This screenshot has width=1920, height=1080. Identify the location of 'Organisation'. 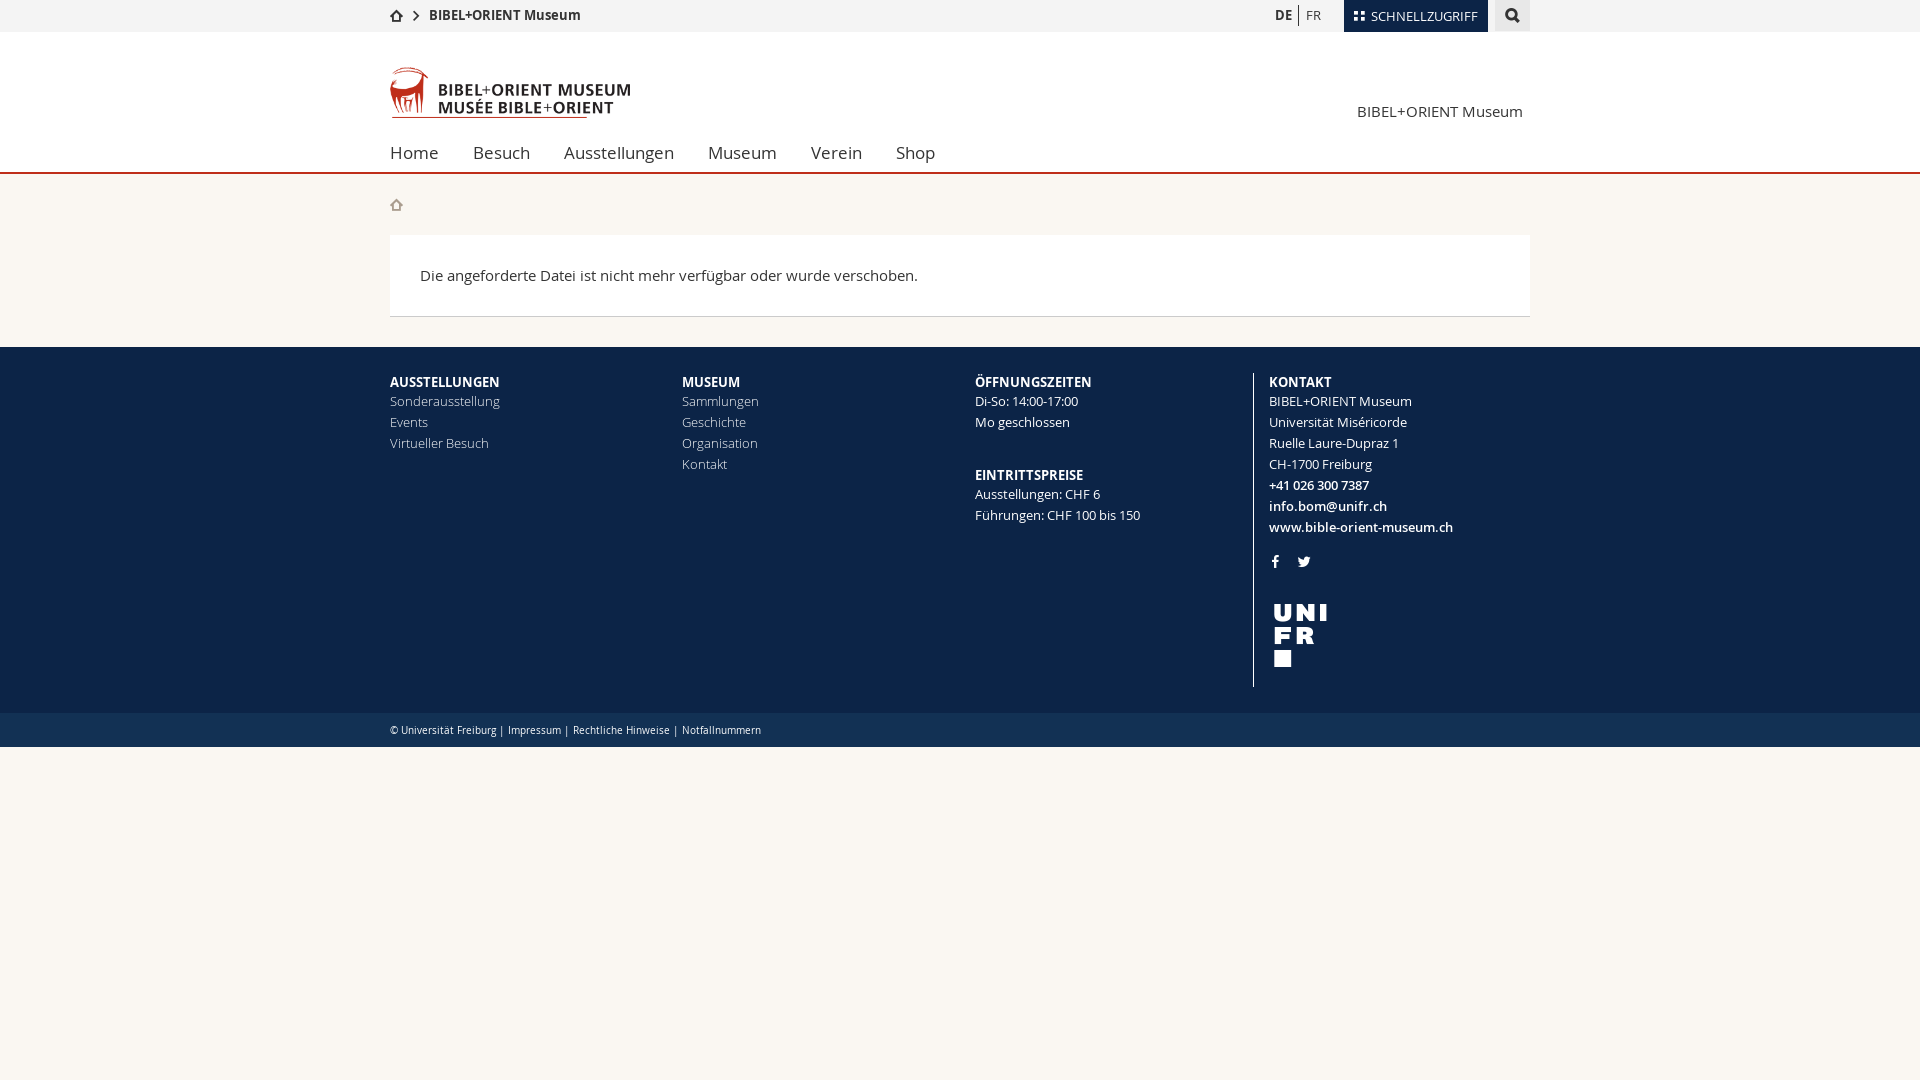
(720, 442).